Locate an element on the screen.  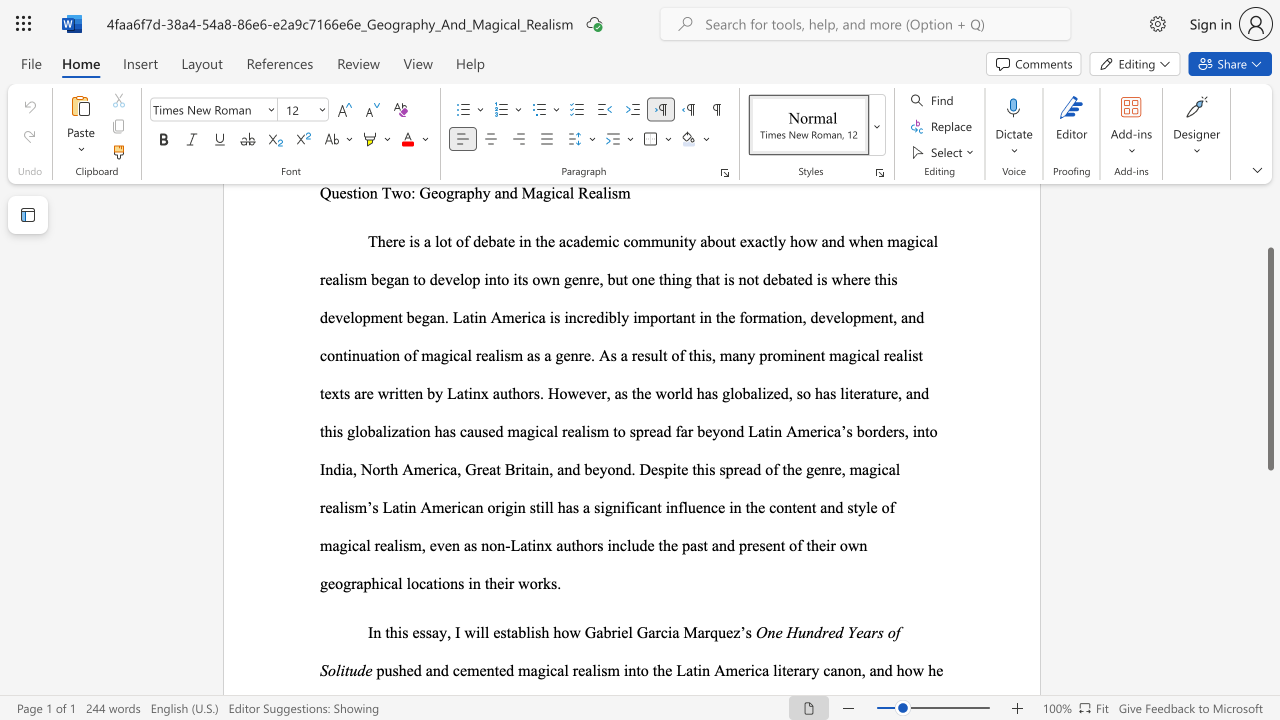
the subset text "o: G" within the text "Question Two: Geography and Magical Realism" is located at coordinates (402, 193).